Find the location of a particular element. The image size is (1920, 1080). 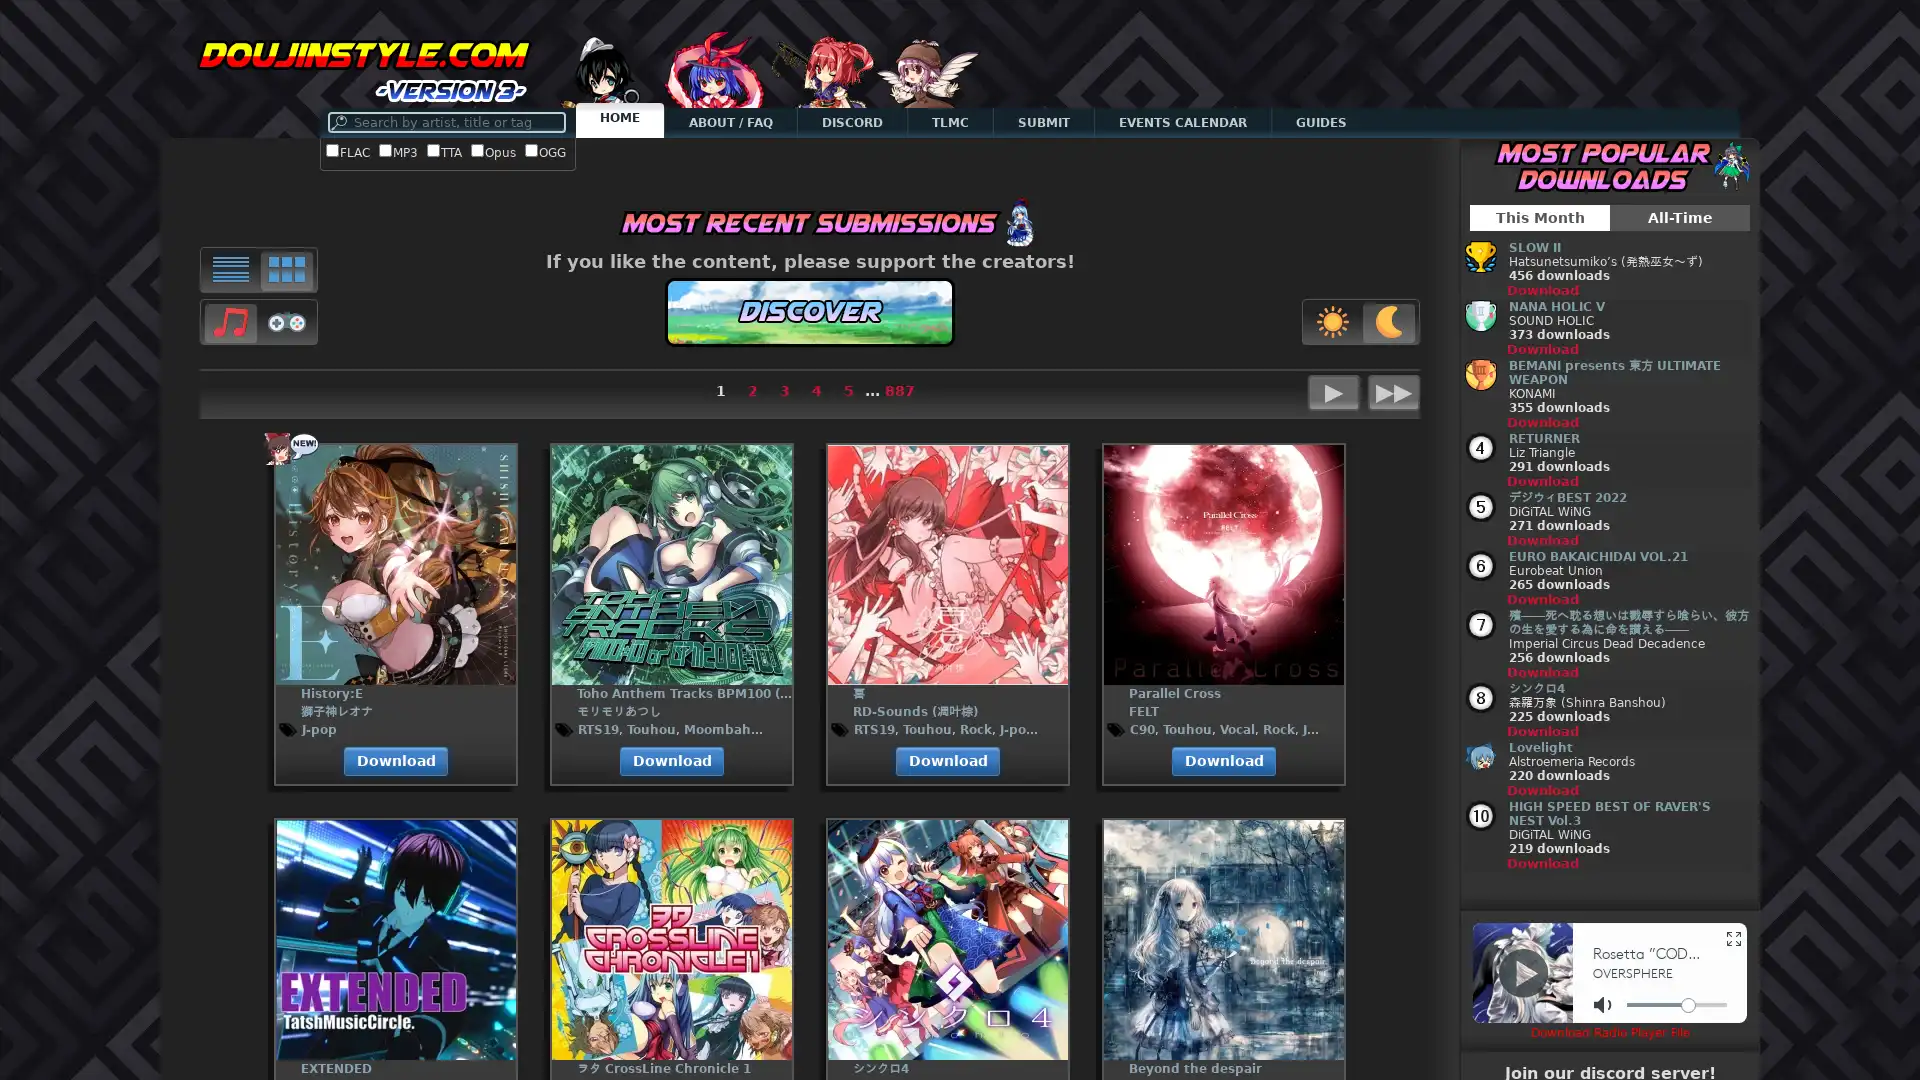

Download is located at coordinates (1541, 481).